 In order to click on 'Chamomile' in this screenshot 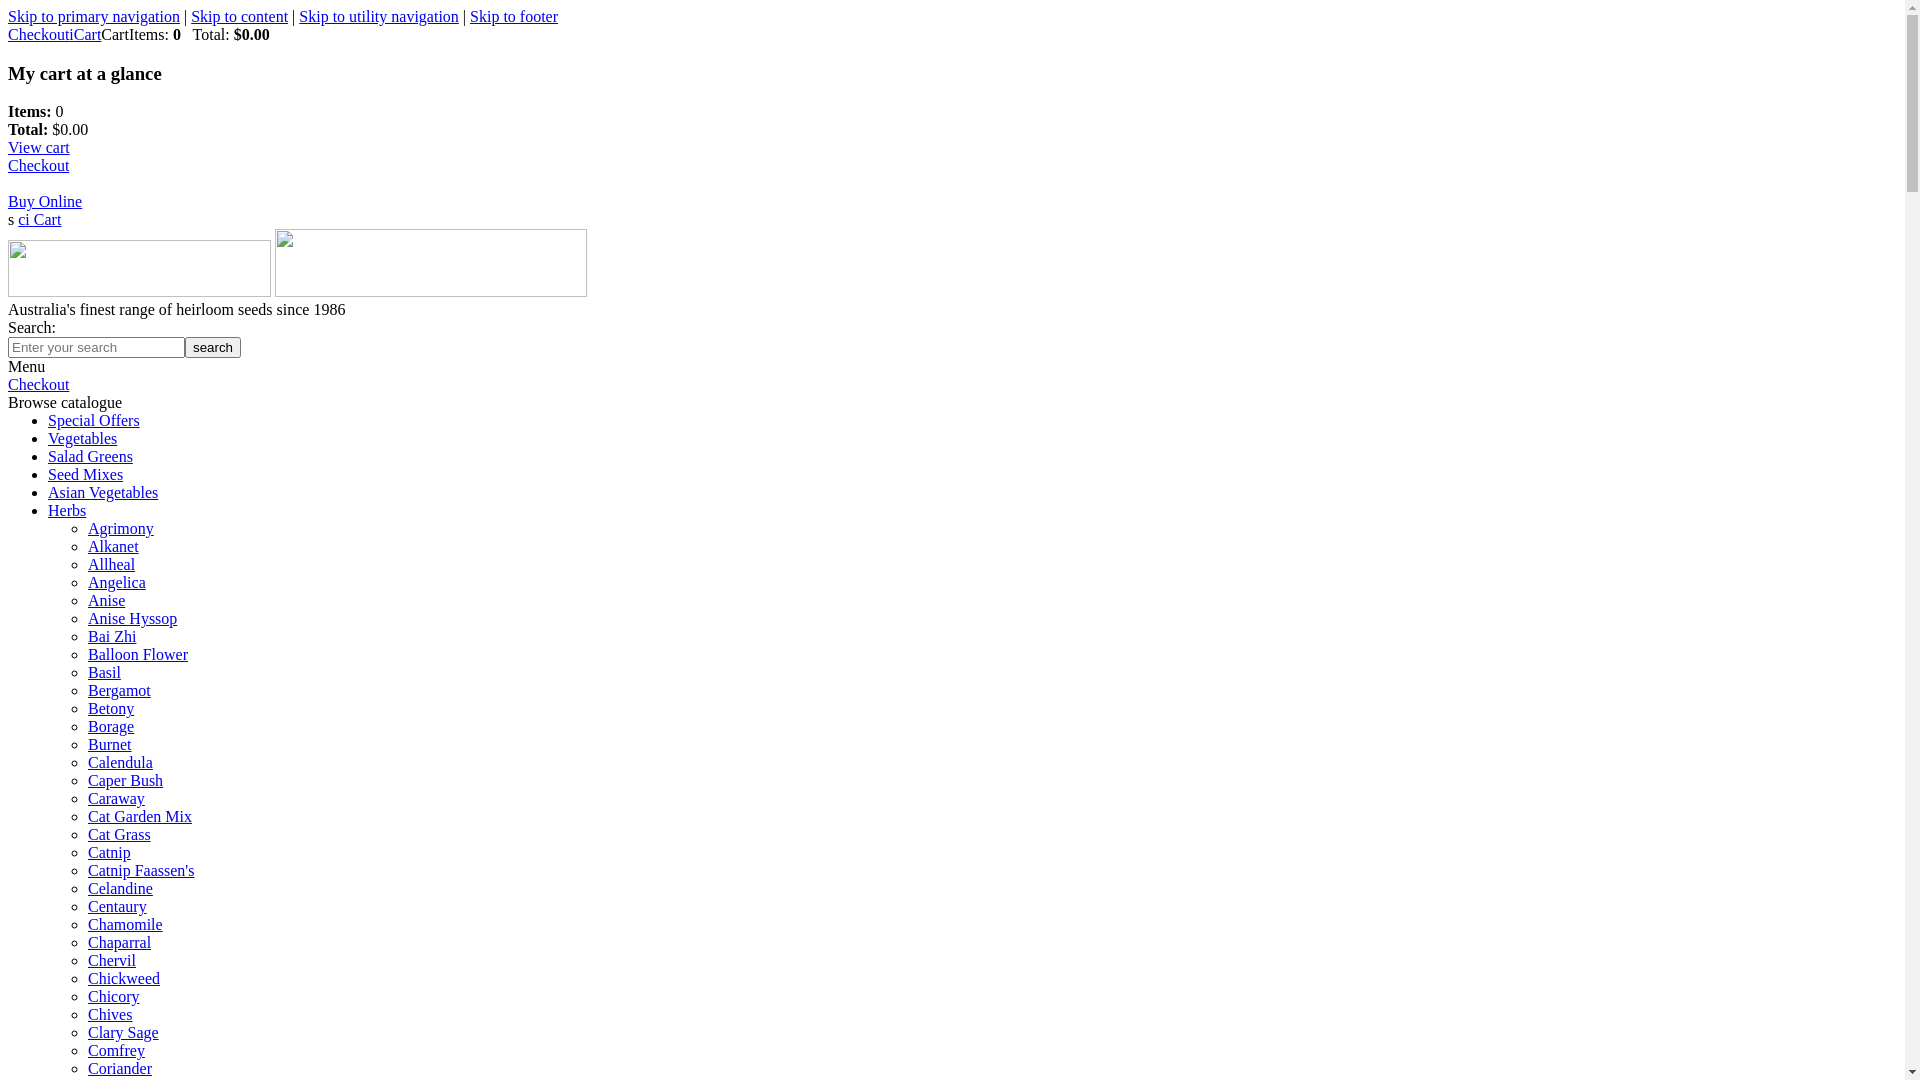, I will do `click(124, 924)`.